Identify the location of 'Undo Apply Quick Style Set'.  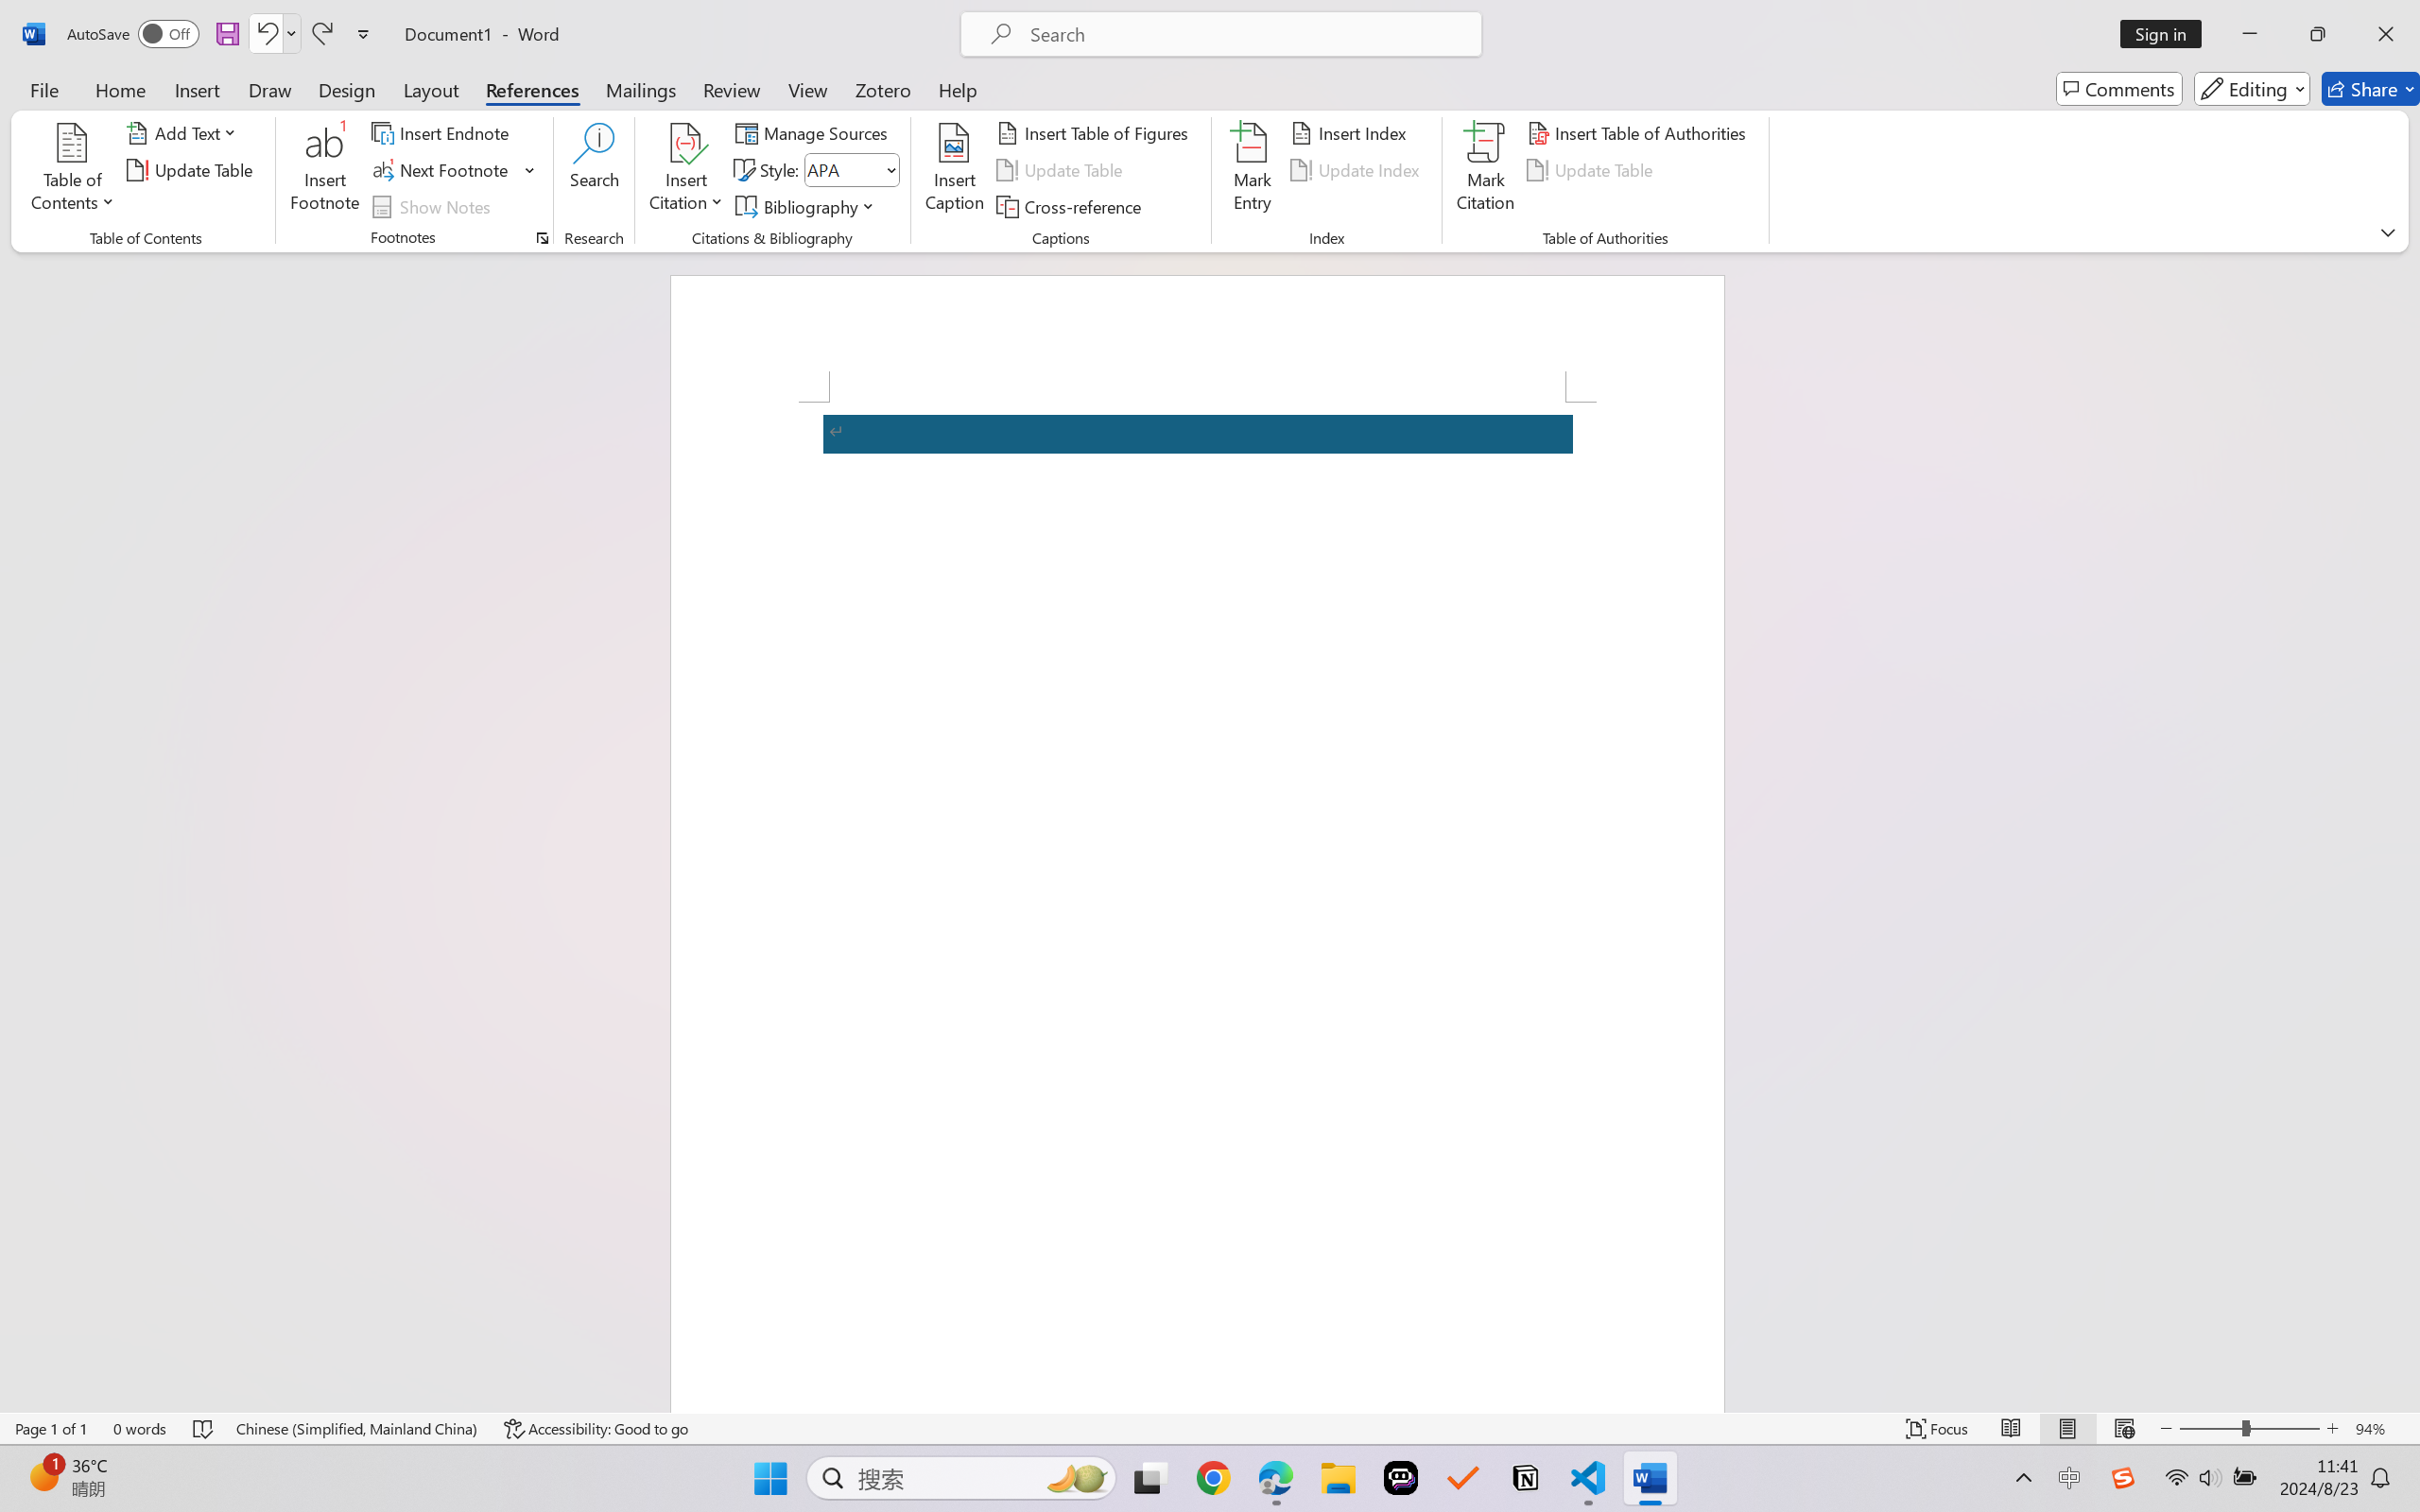
(274, 33).